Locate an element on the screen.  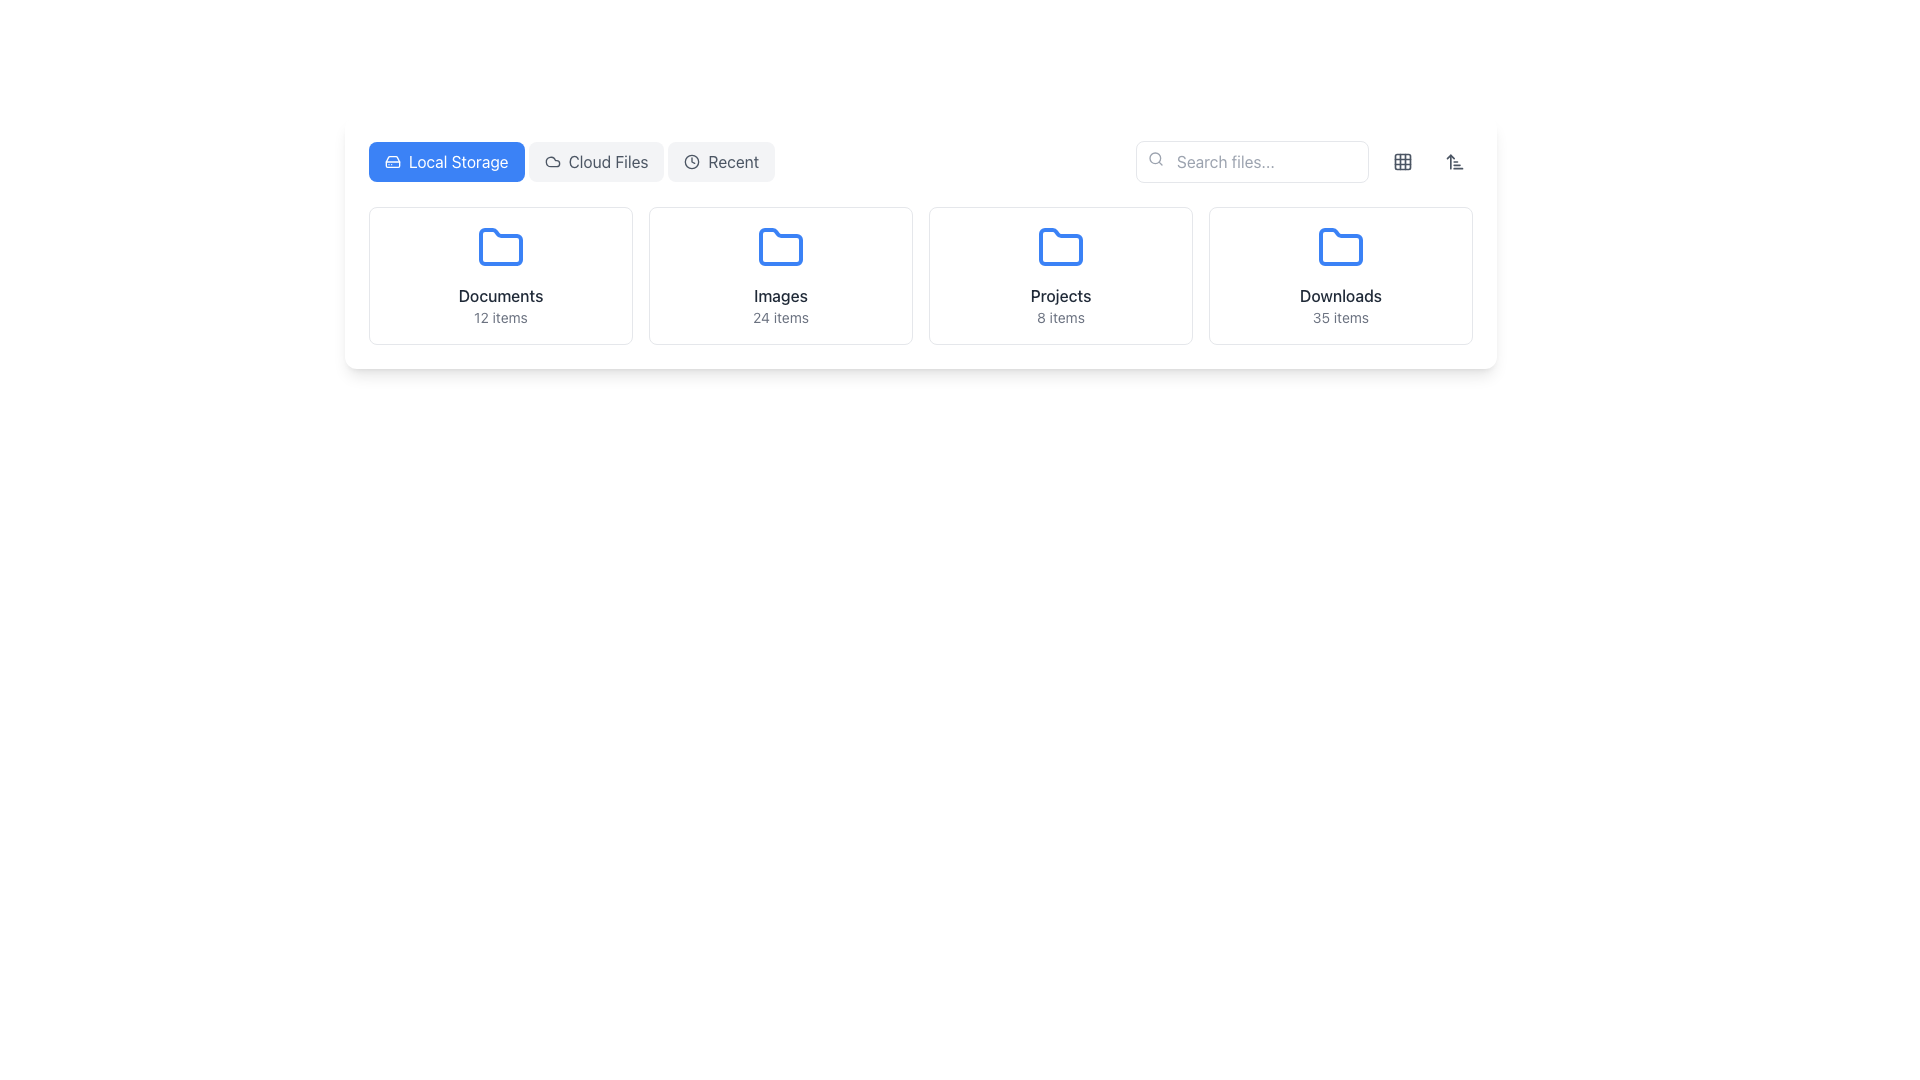
the 'Downloads' text label, which is displayed in bolded dark gray font within a white card component is located at coordinates (1340, 296).